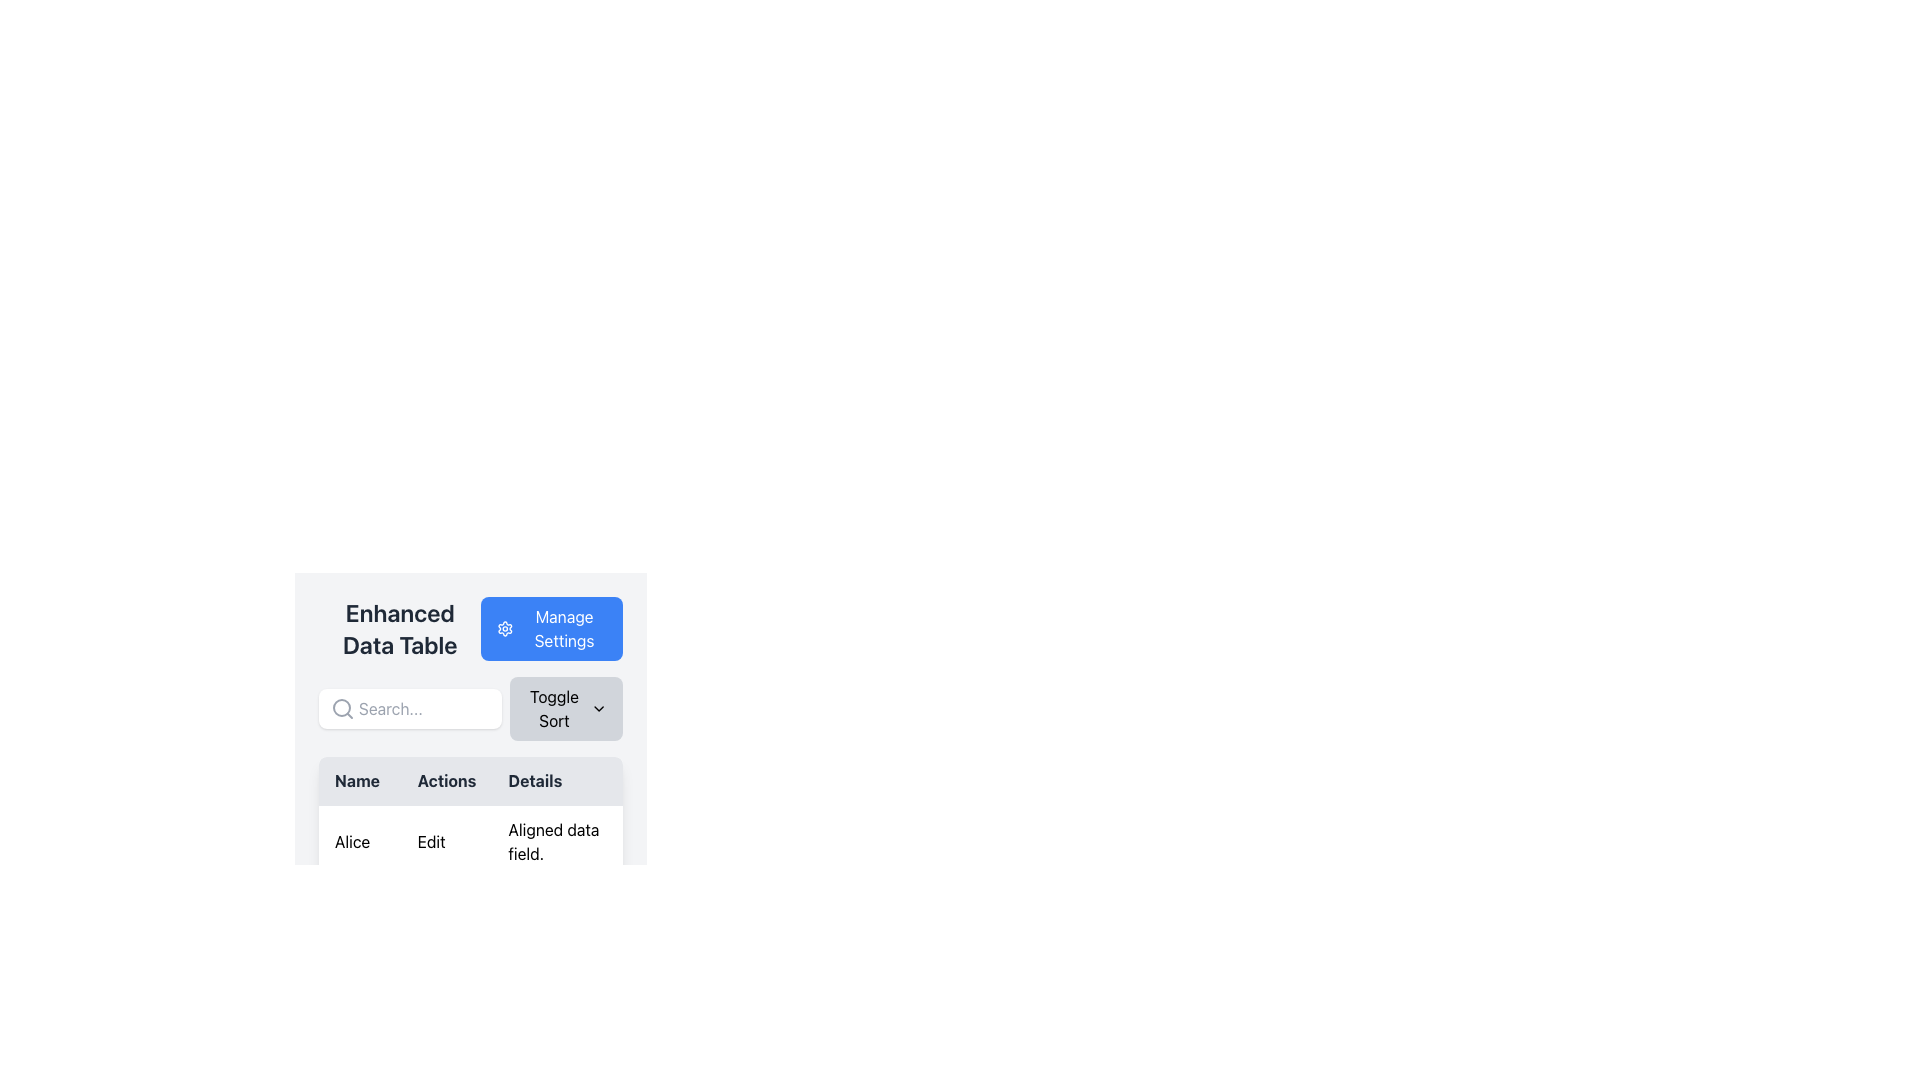  What do you see at coordinates (505, 627) in the screenshot?
I see `the settings icon, which is a flower-like shape with a blue background and white outline, located to the left of 'Manage Settings' in the top-right corner of the 'Enhanced Data Table' UI card` at bounding box center [505, 627].